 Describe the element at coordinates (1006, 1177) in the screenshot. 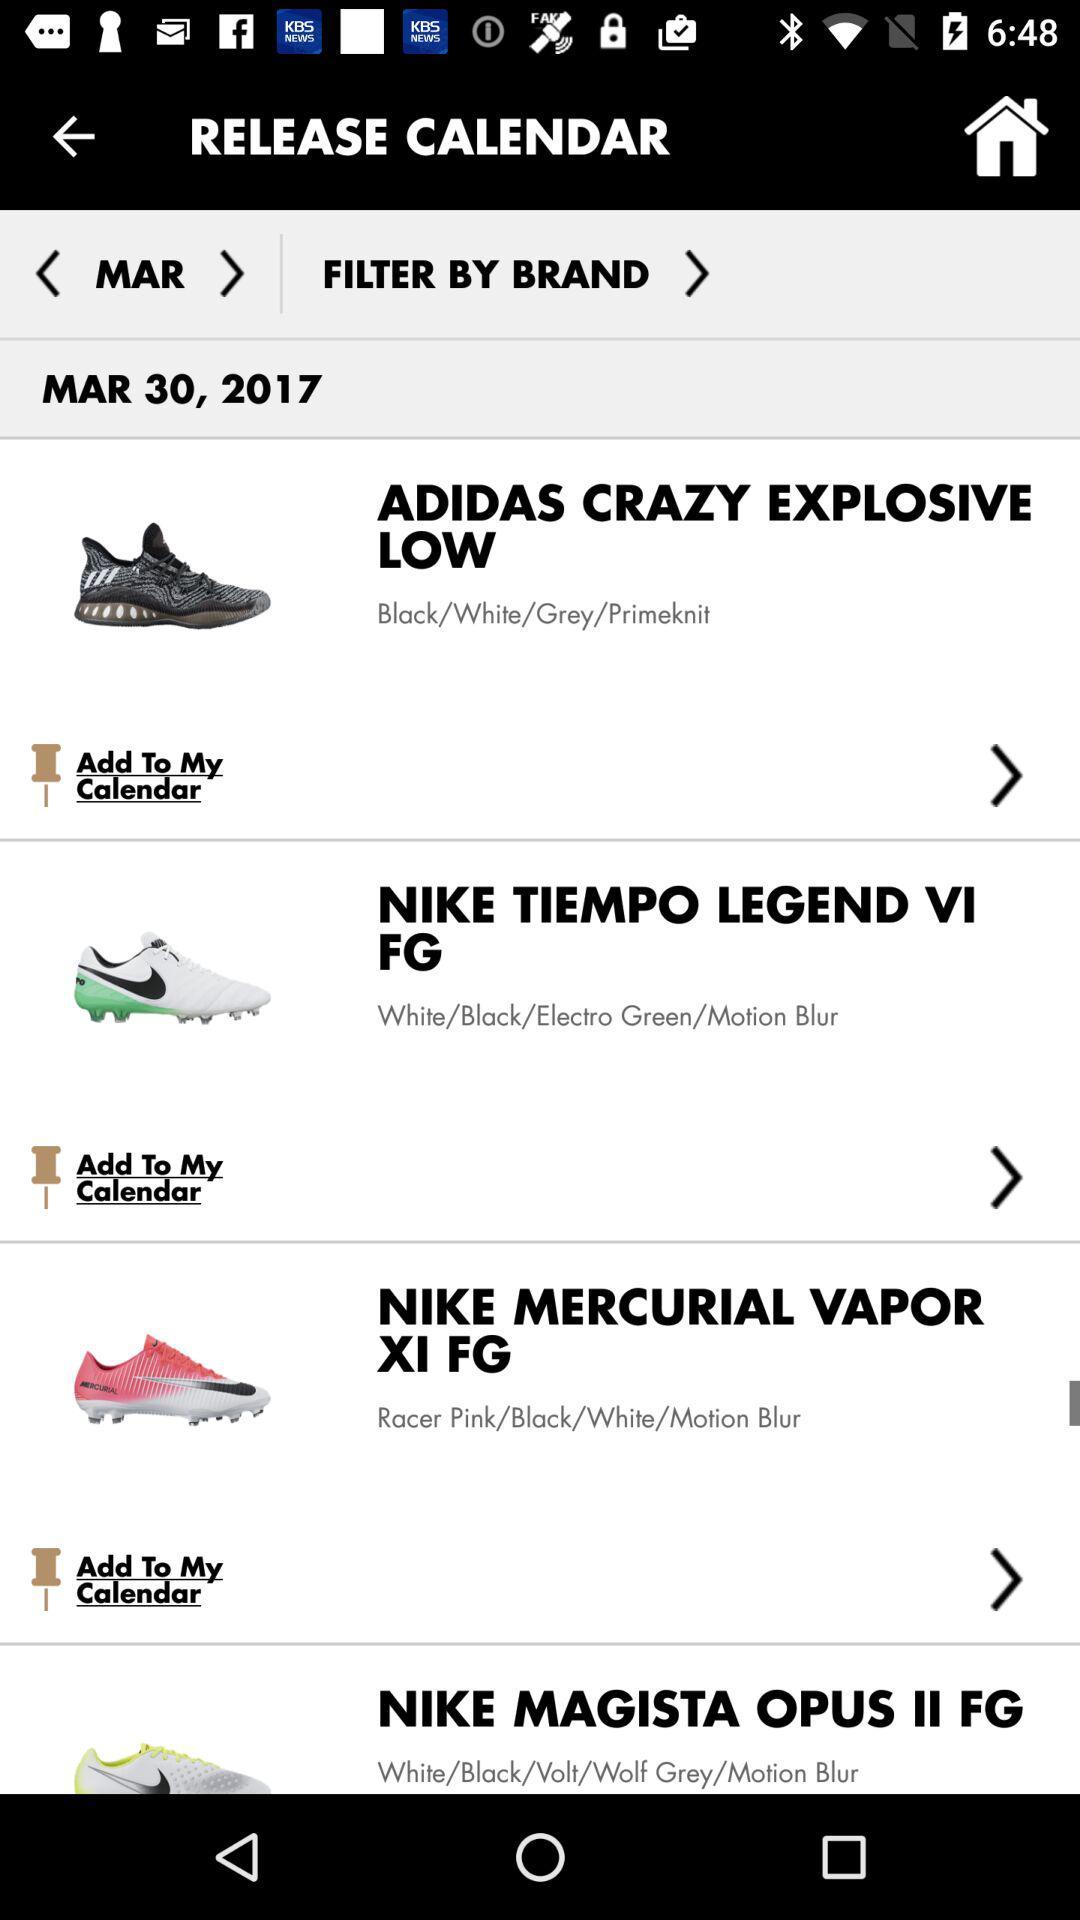

I see `the icon next to add to my item` at that location.